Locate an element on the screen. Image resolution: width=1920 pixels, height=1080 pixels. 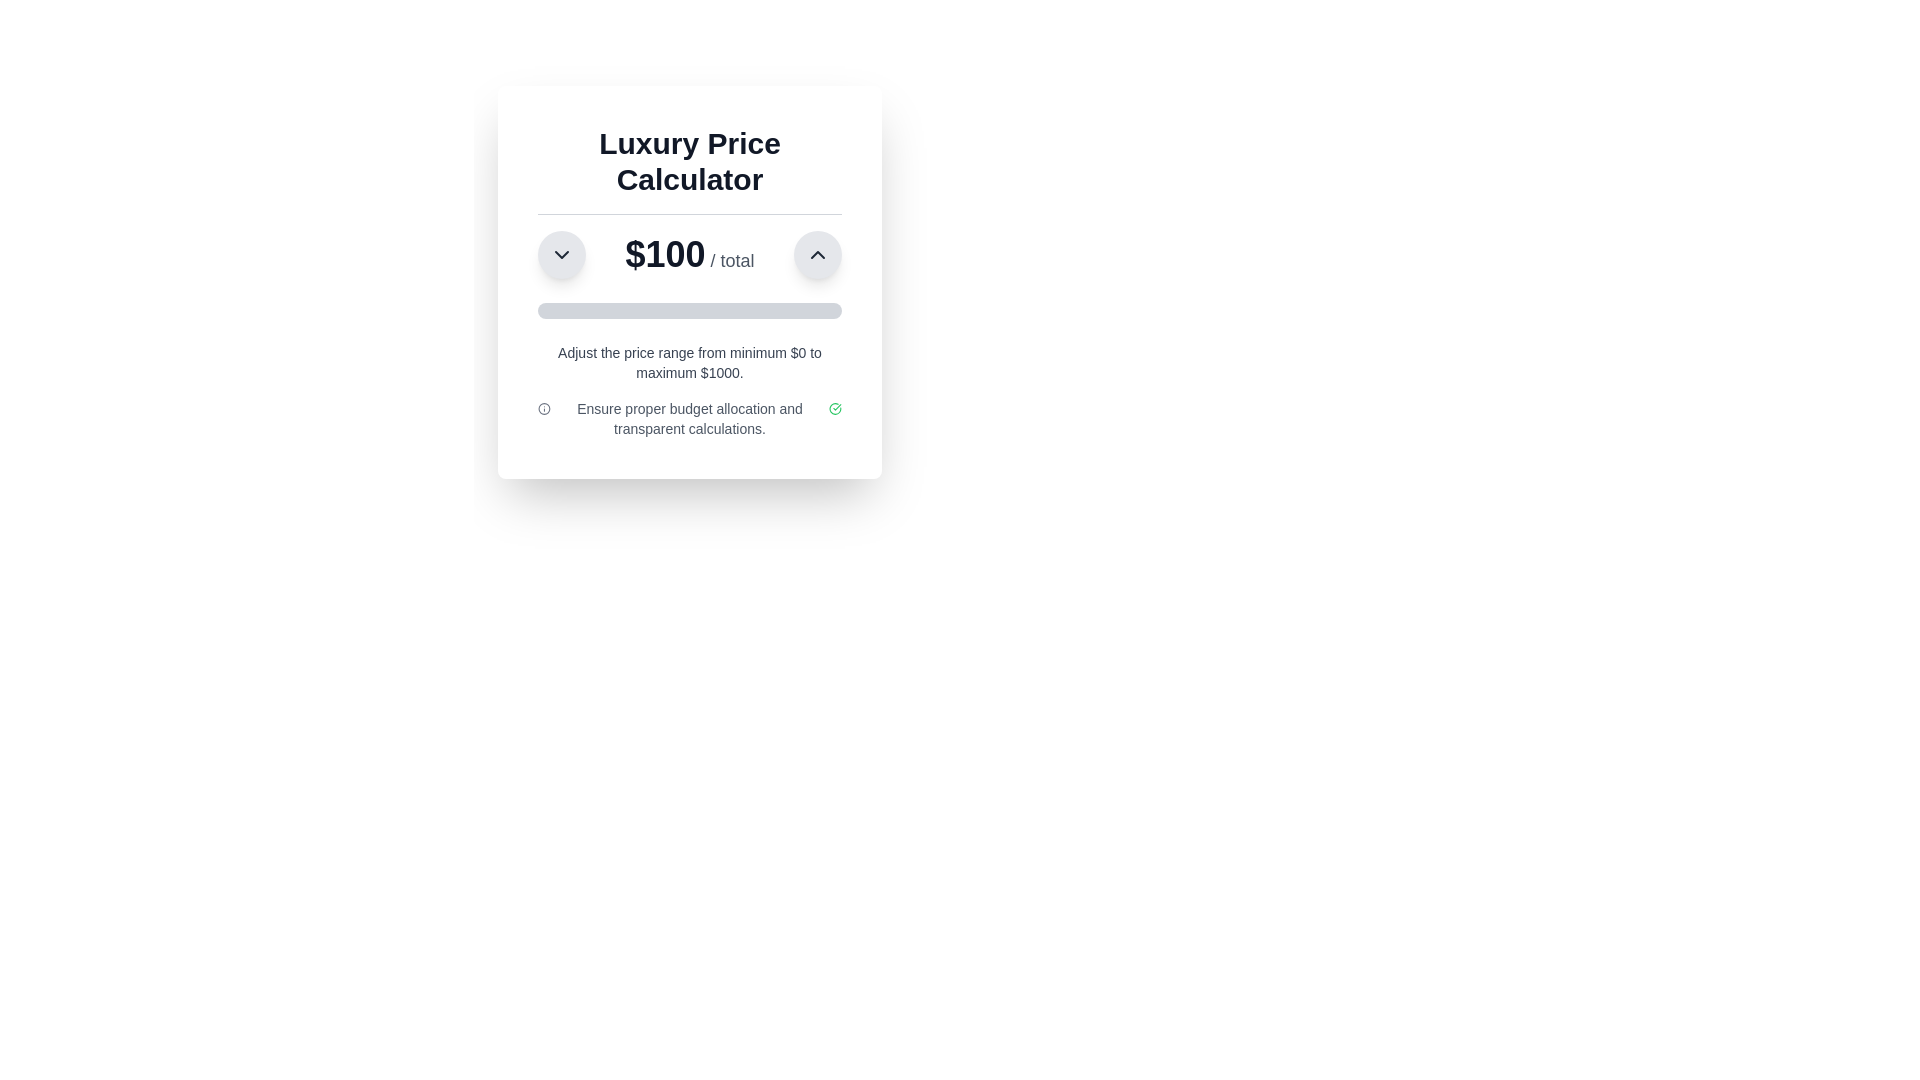
the upward-pointing chevron button located to the right of the '$100 / total' text to trigger a value change is located at coordinates (817, 253).